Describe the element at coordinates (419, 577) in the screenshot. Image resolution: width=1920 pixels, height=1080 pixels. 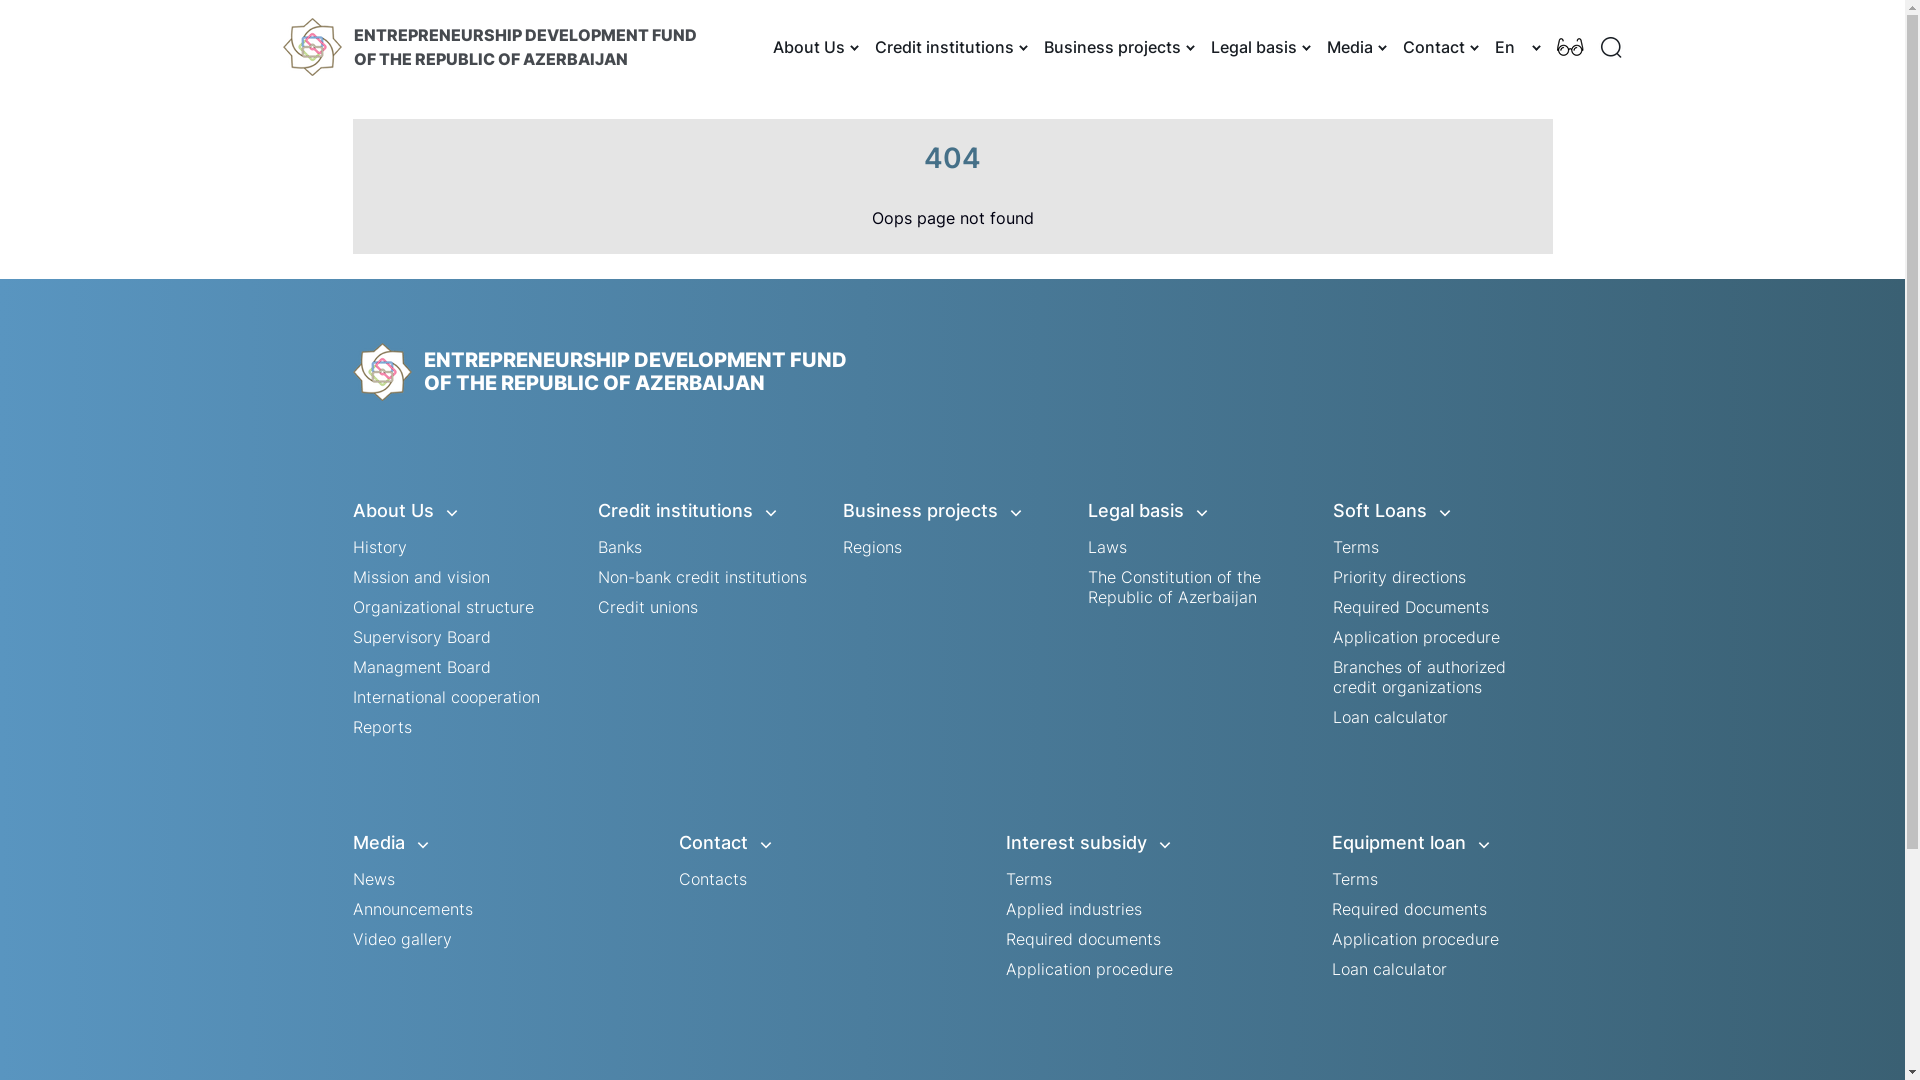
I see `'Mission and vision'` at that location.